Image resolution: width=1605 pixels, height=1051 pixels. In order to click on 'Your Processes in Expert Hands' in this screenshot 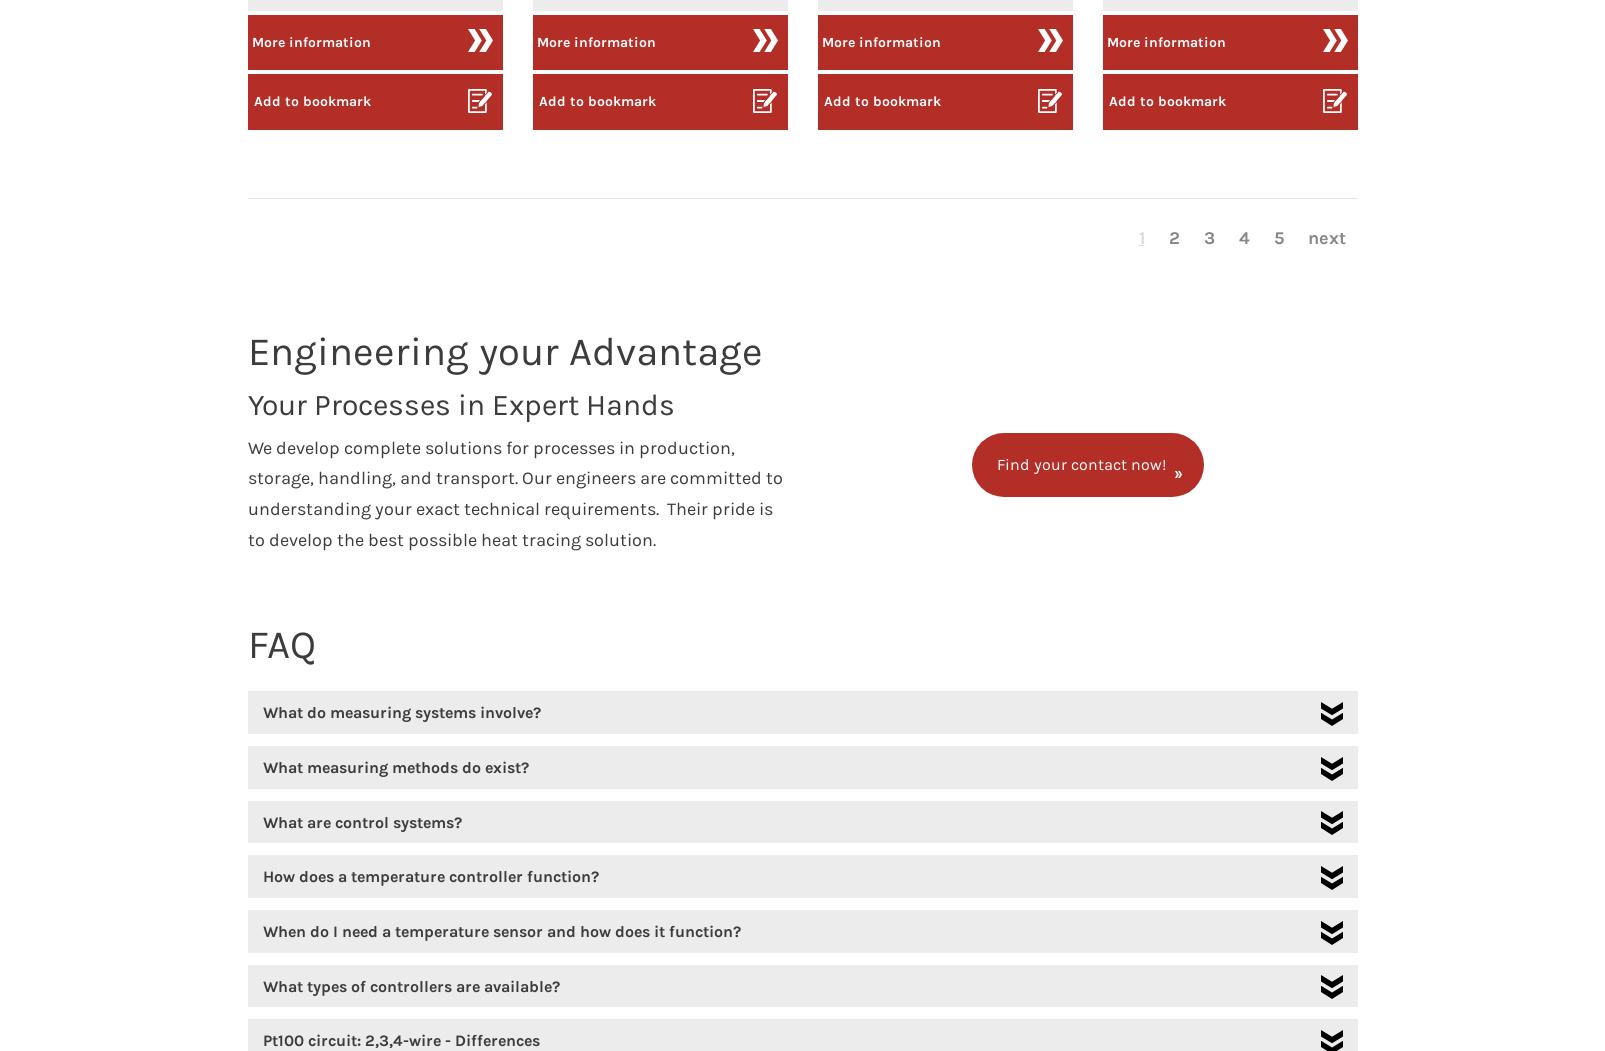, I will do `click(460, 403)`.